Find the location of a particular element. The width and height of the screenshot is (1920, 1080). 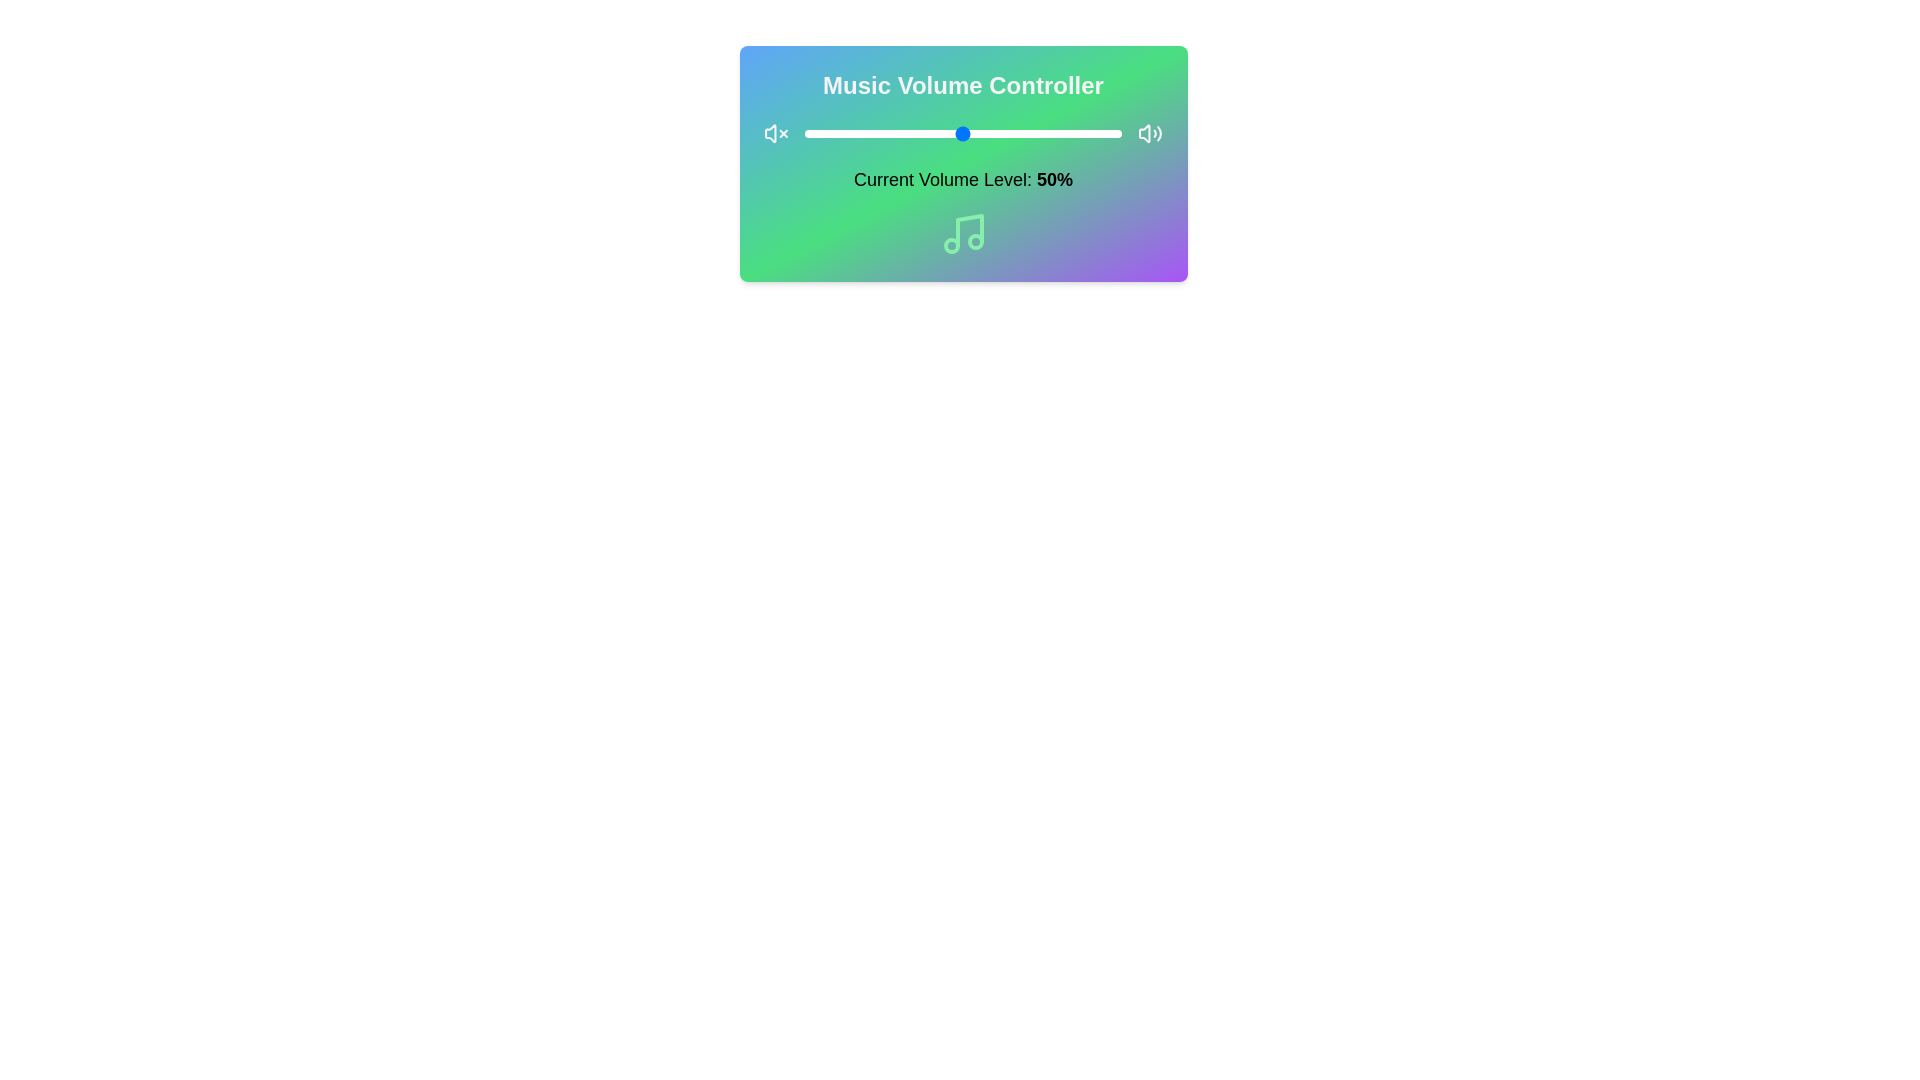

the volume slider to 92% is located at coordinates (1095, 134).